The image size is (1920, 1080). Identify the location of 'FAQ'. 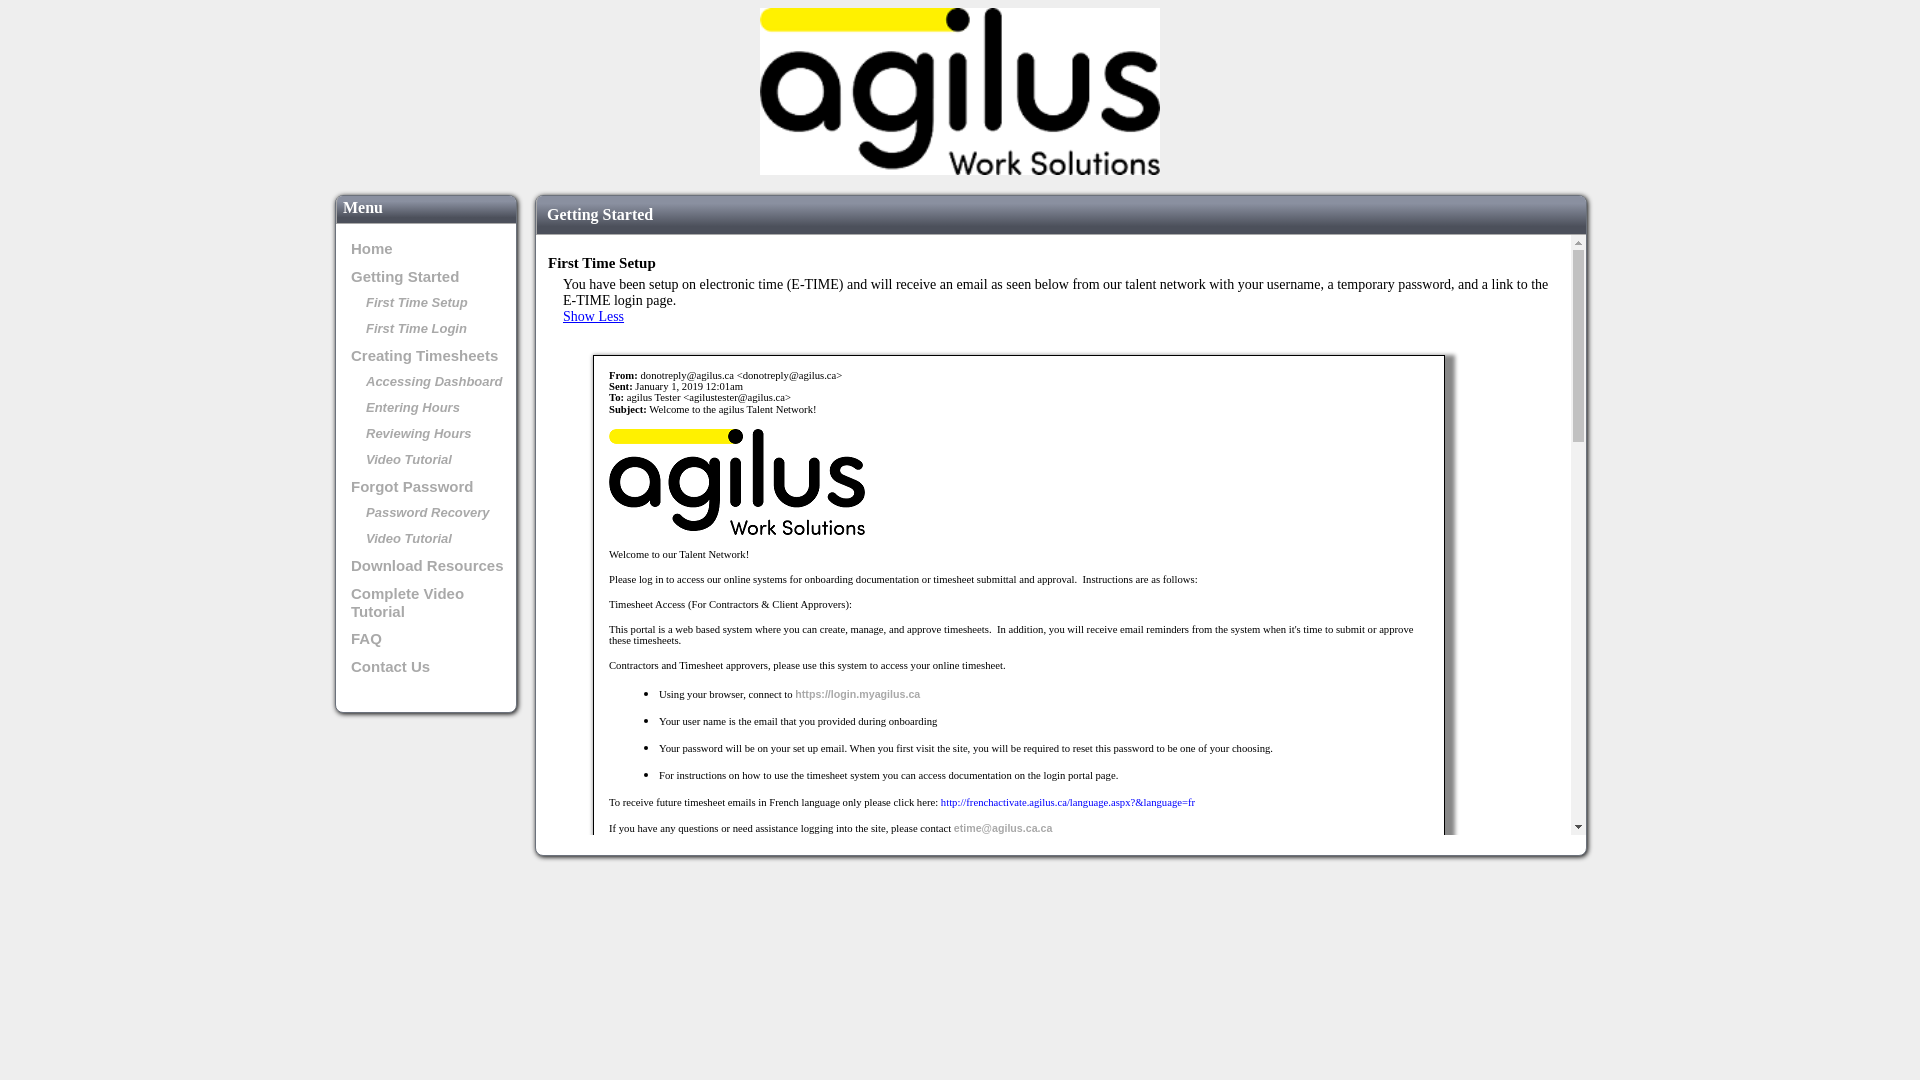
(366, 638).